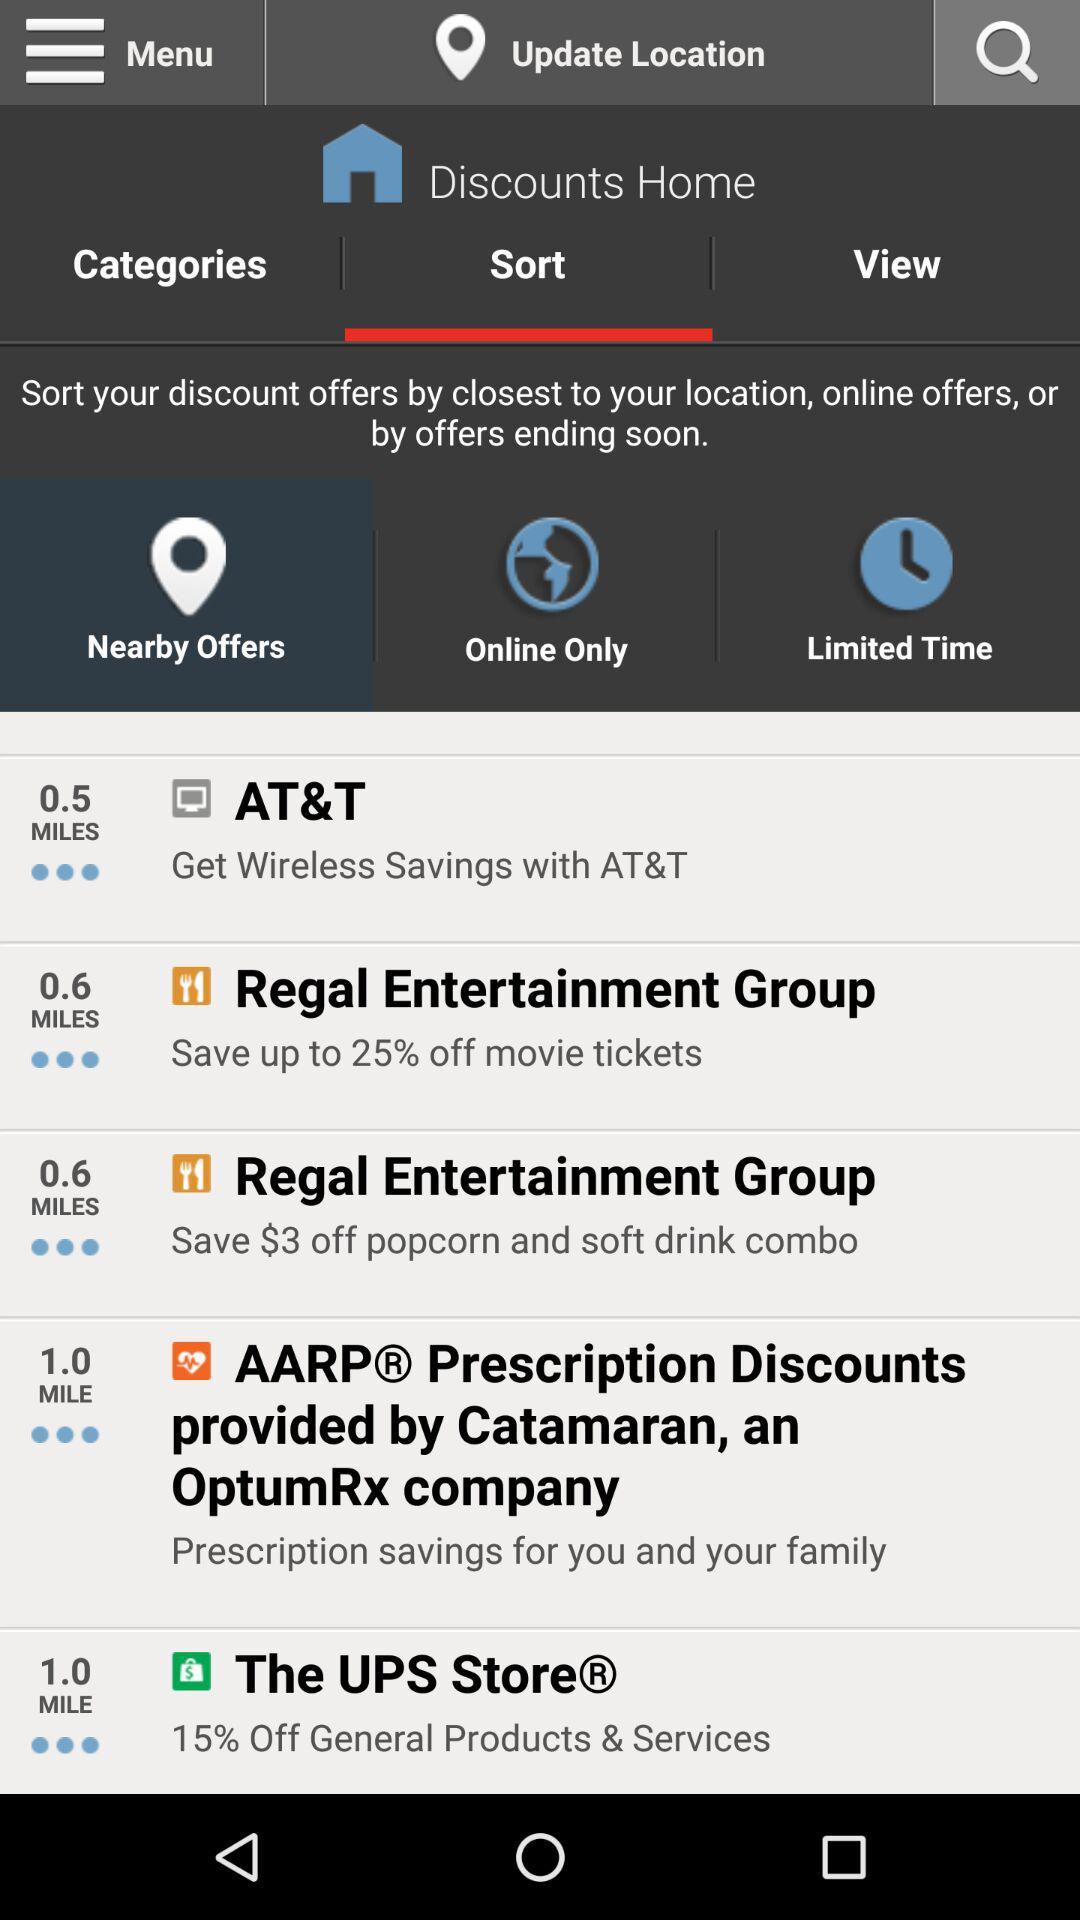  What do you see at coordinates (1007, 56) in the screenshot?
I see `the search icon` at bounding box center [1007, 56].